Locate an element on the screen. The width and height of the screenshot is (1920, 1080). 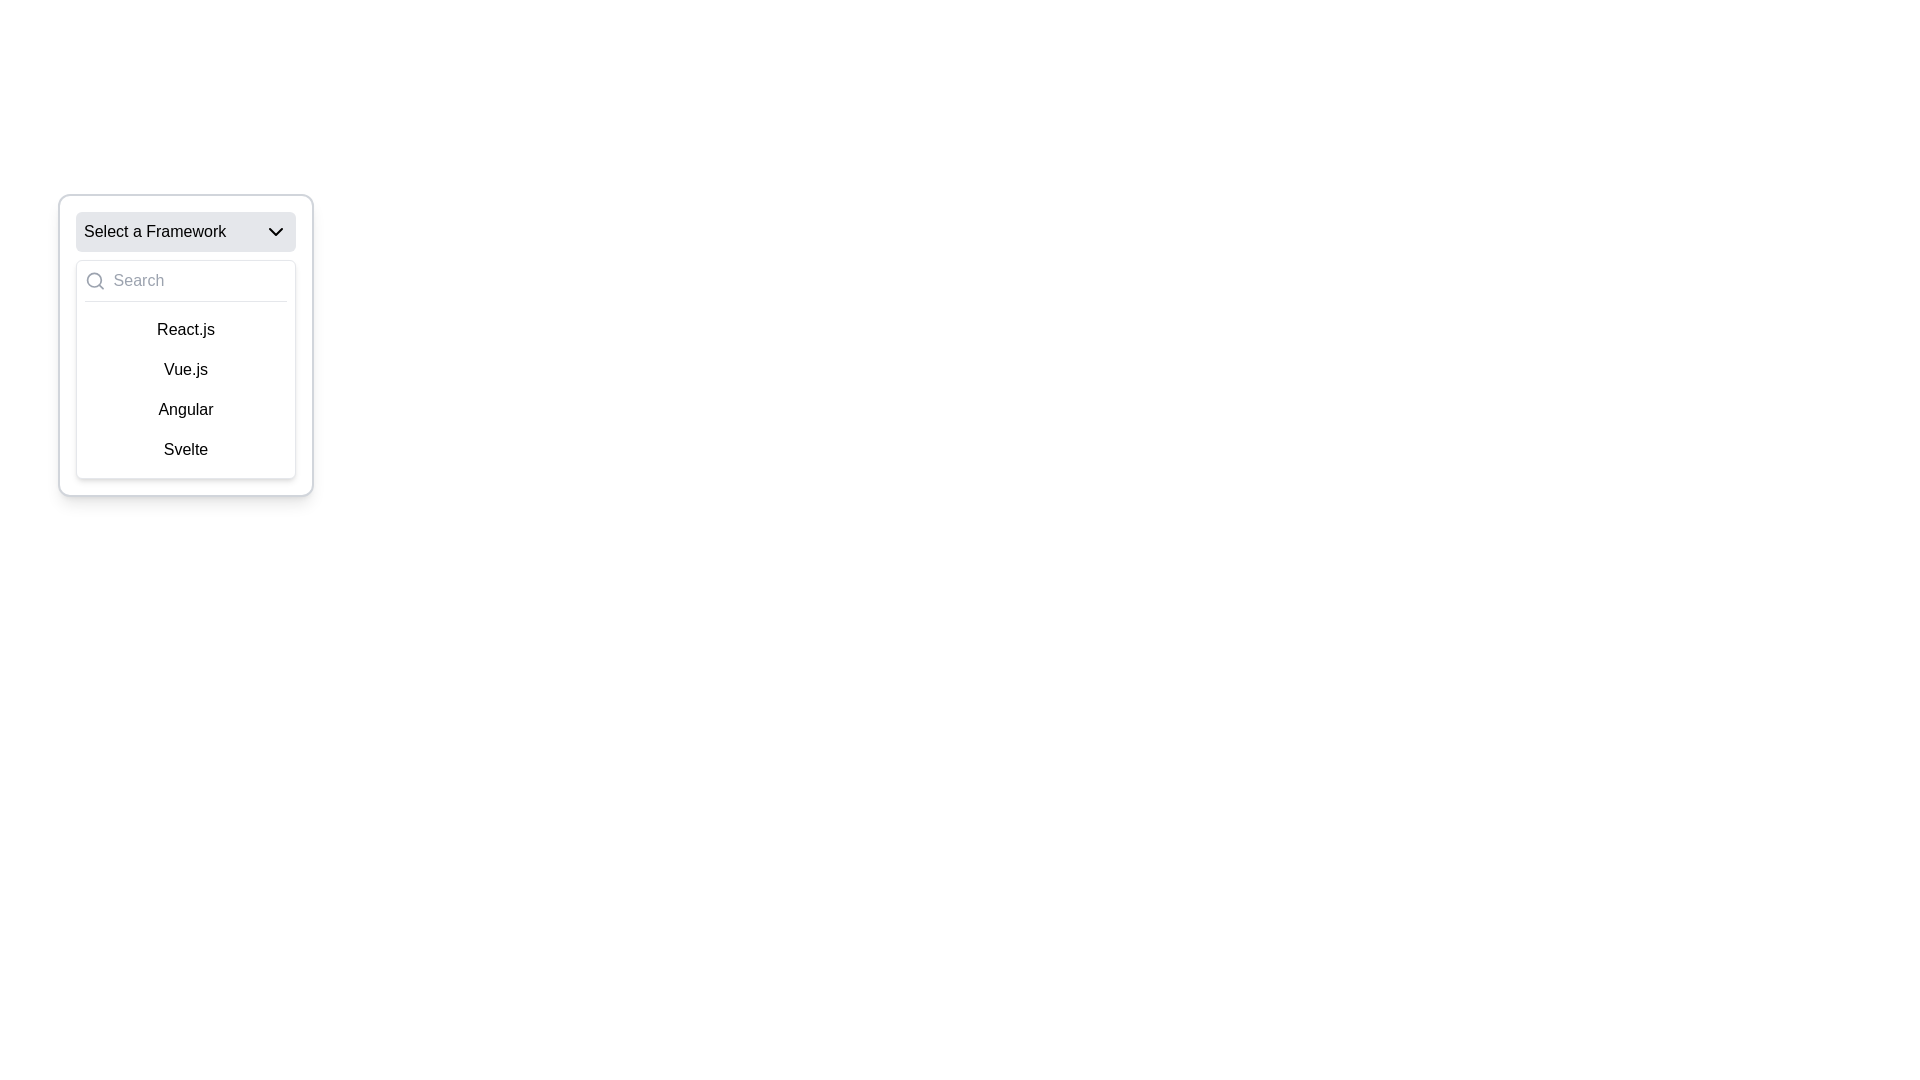
the 'React.js' option in the dropdown list is located at coordinates (186, 344).